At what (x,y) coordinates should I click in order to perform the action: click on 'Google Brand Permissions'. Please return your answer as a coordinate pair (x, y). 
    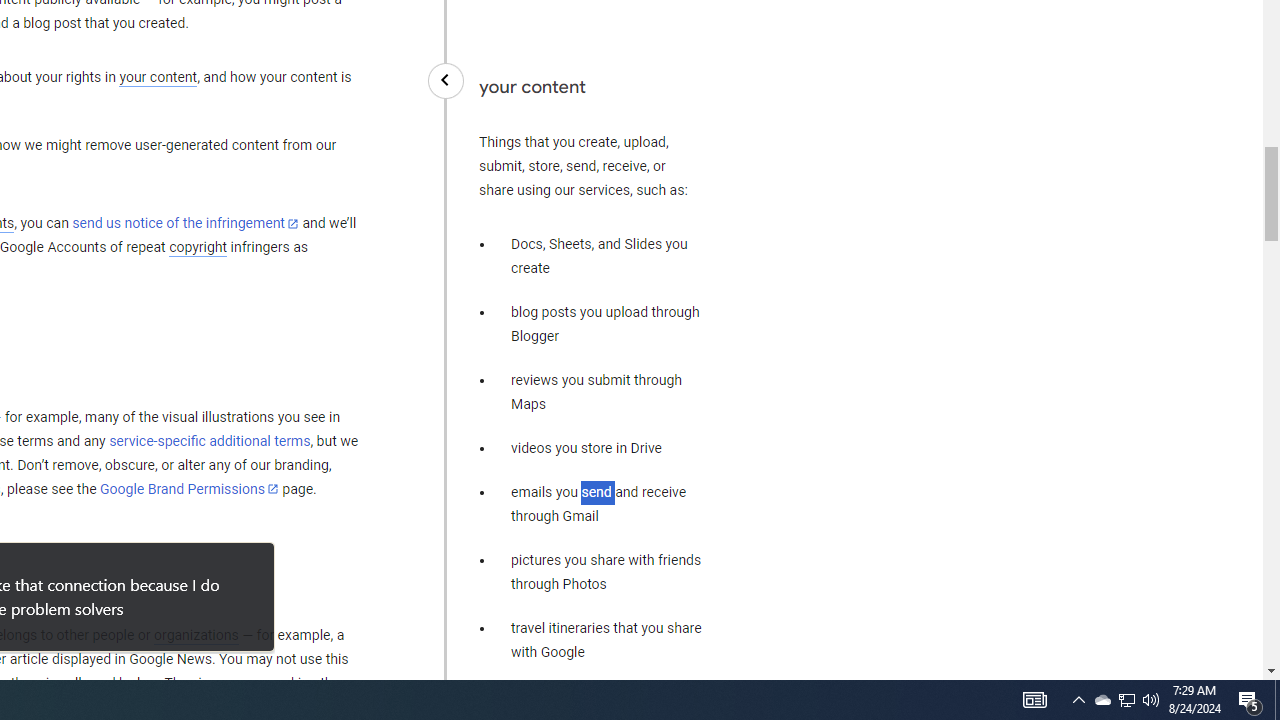
    Looking at the image, I should click on (189, 489).